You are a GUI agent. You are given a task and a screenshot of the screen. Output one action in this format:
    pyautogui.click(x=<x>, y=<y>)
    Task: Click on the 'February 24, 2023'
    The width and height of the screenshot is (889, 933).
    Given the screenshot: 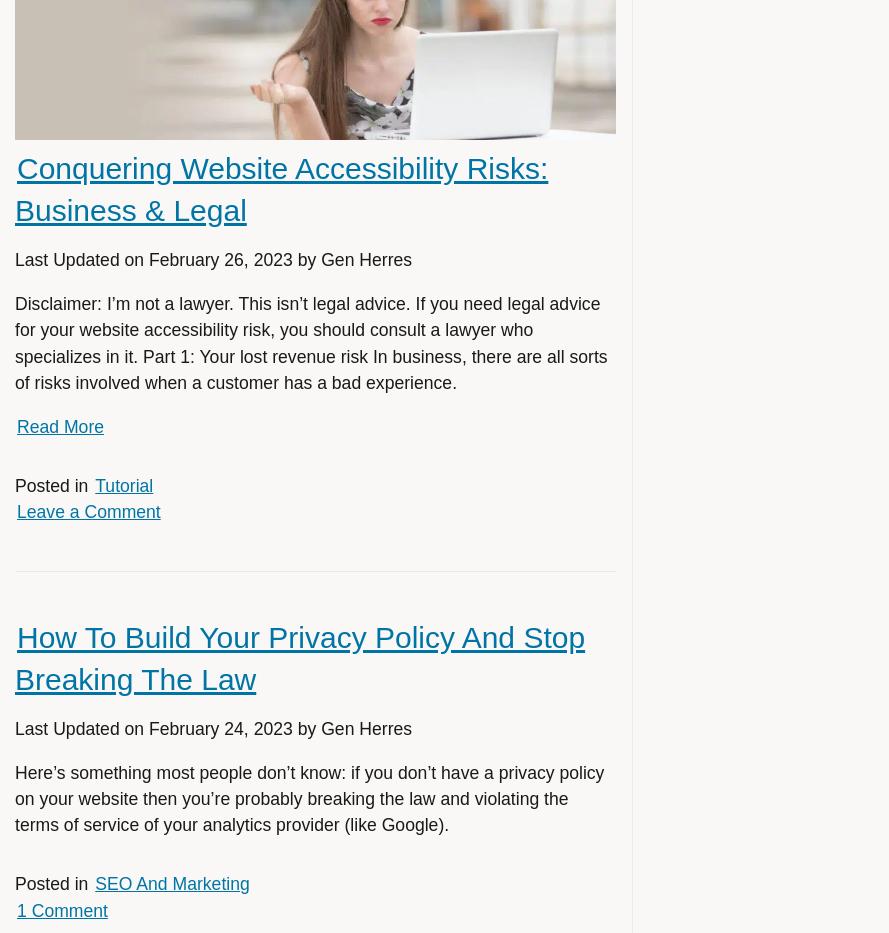 What is the action you would take?
    pyautogui.click(x=219, y=727)
    